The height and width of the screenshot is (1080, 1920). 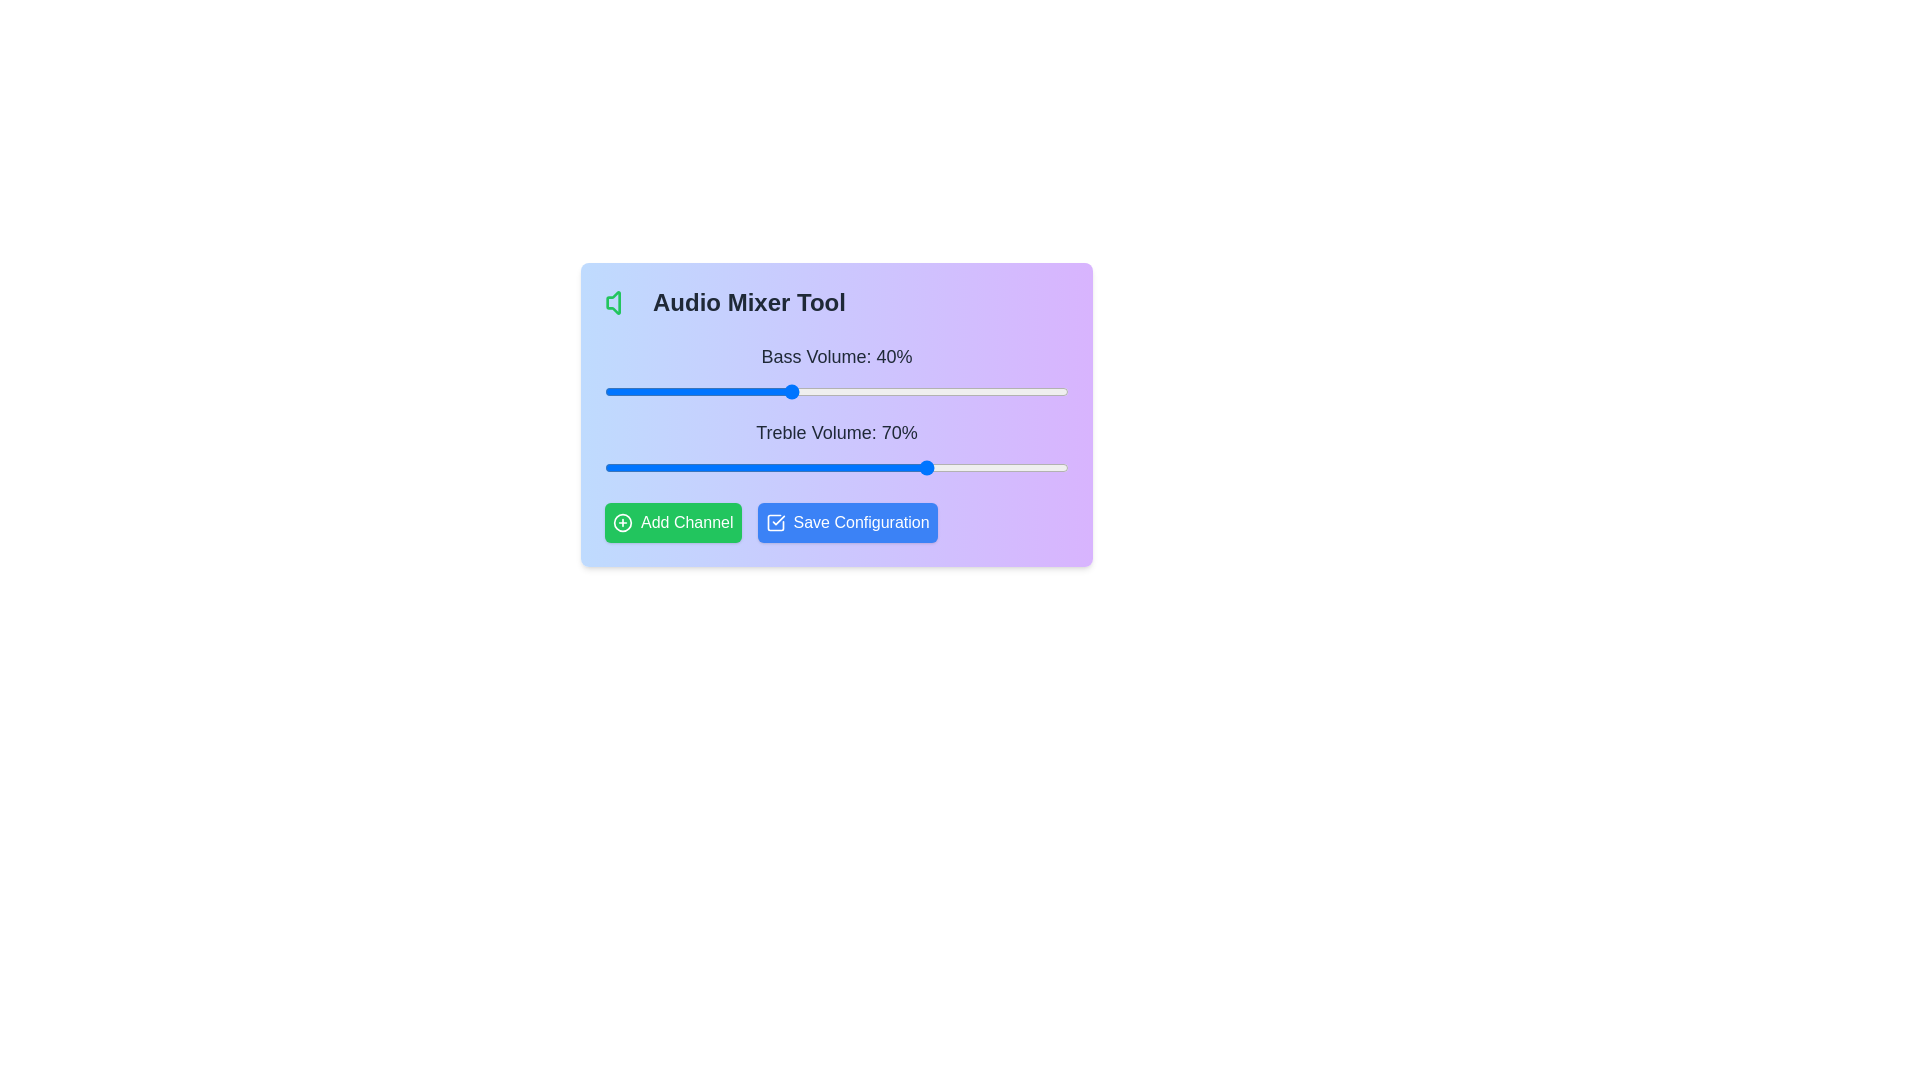 What do you see at coordinates (1054, 467) in the screenshot?
I see `treble volume` at bounding box center [1054, 467].